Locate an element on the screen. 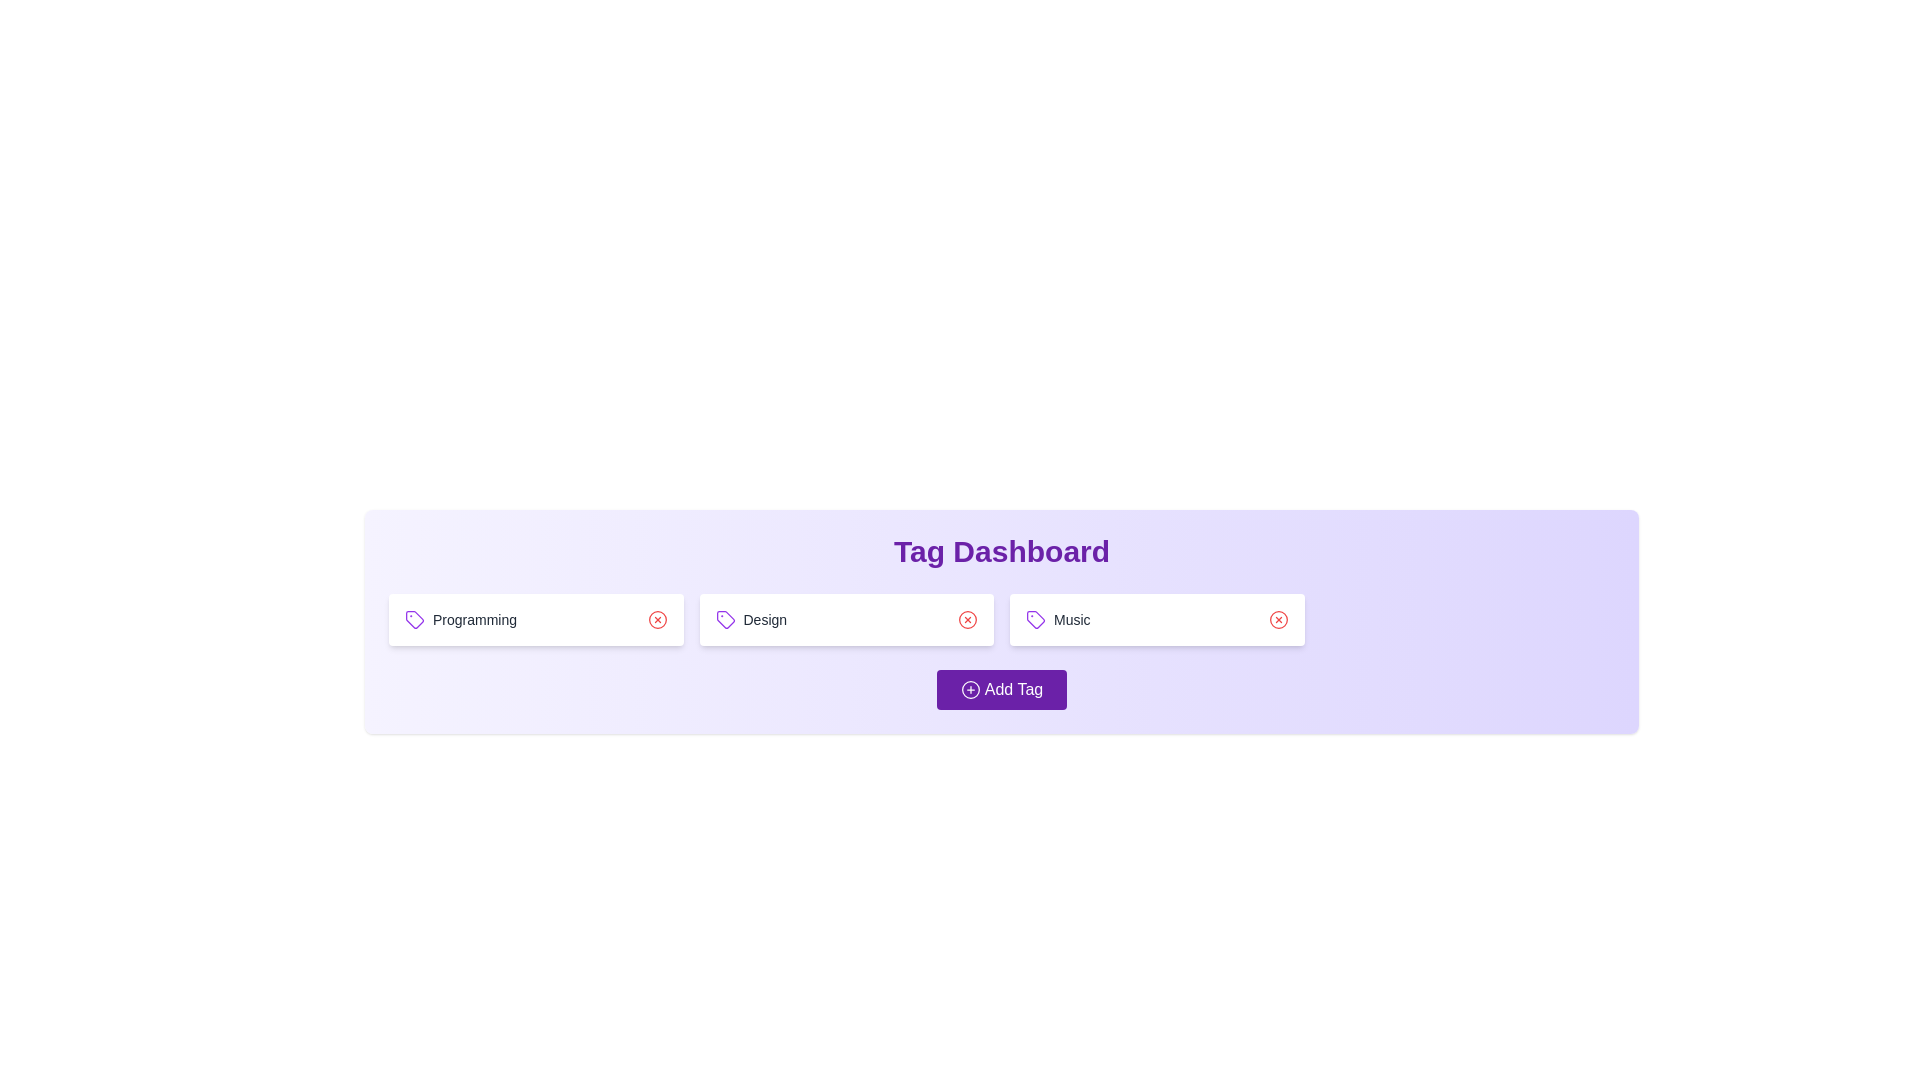 The width and height of the screenshot is (1920, 1080). the purple outlined plus sign icon within the 'Add Tag' button is located at coordinates (970, 689).